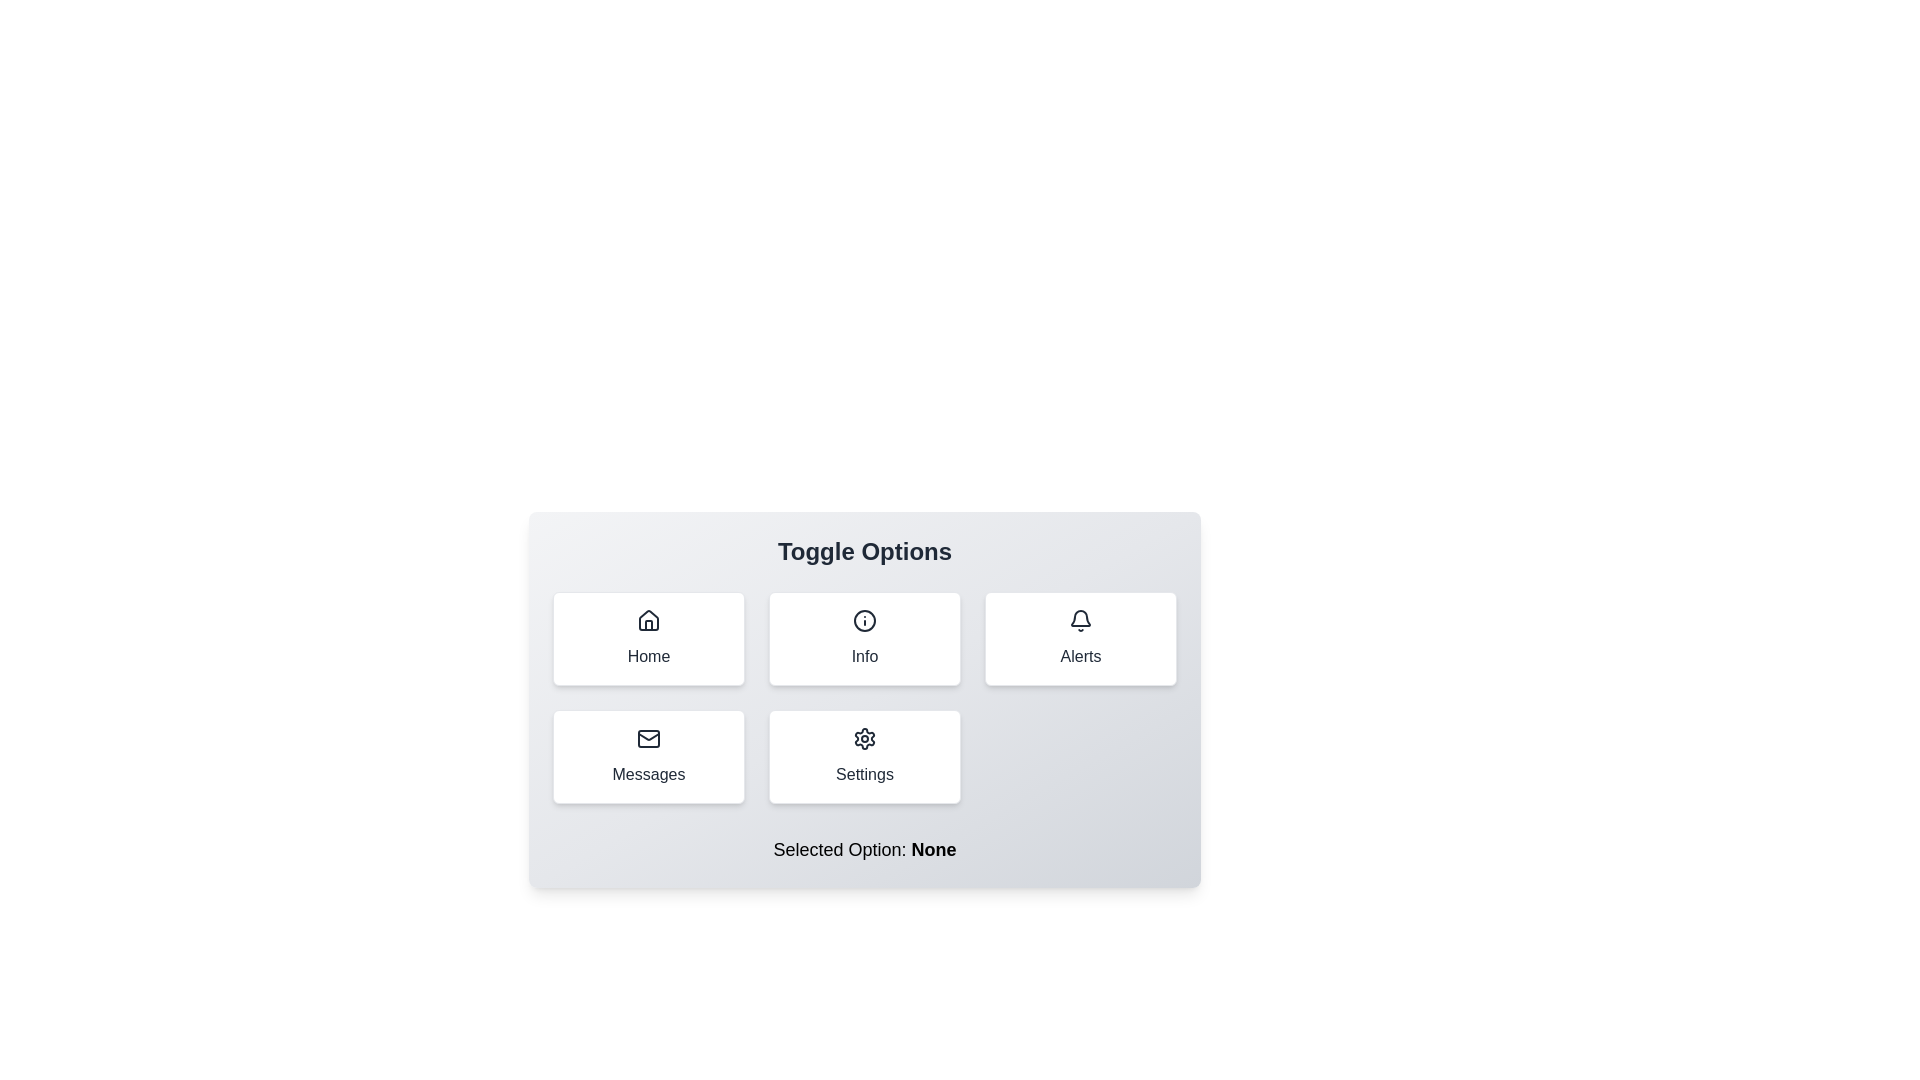  What do you see at coordinates (1079, 639) in the screenshot?
I see `the 'Alerts' button located in the third column of the top row` at bounding box center [1079, 639].